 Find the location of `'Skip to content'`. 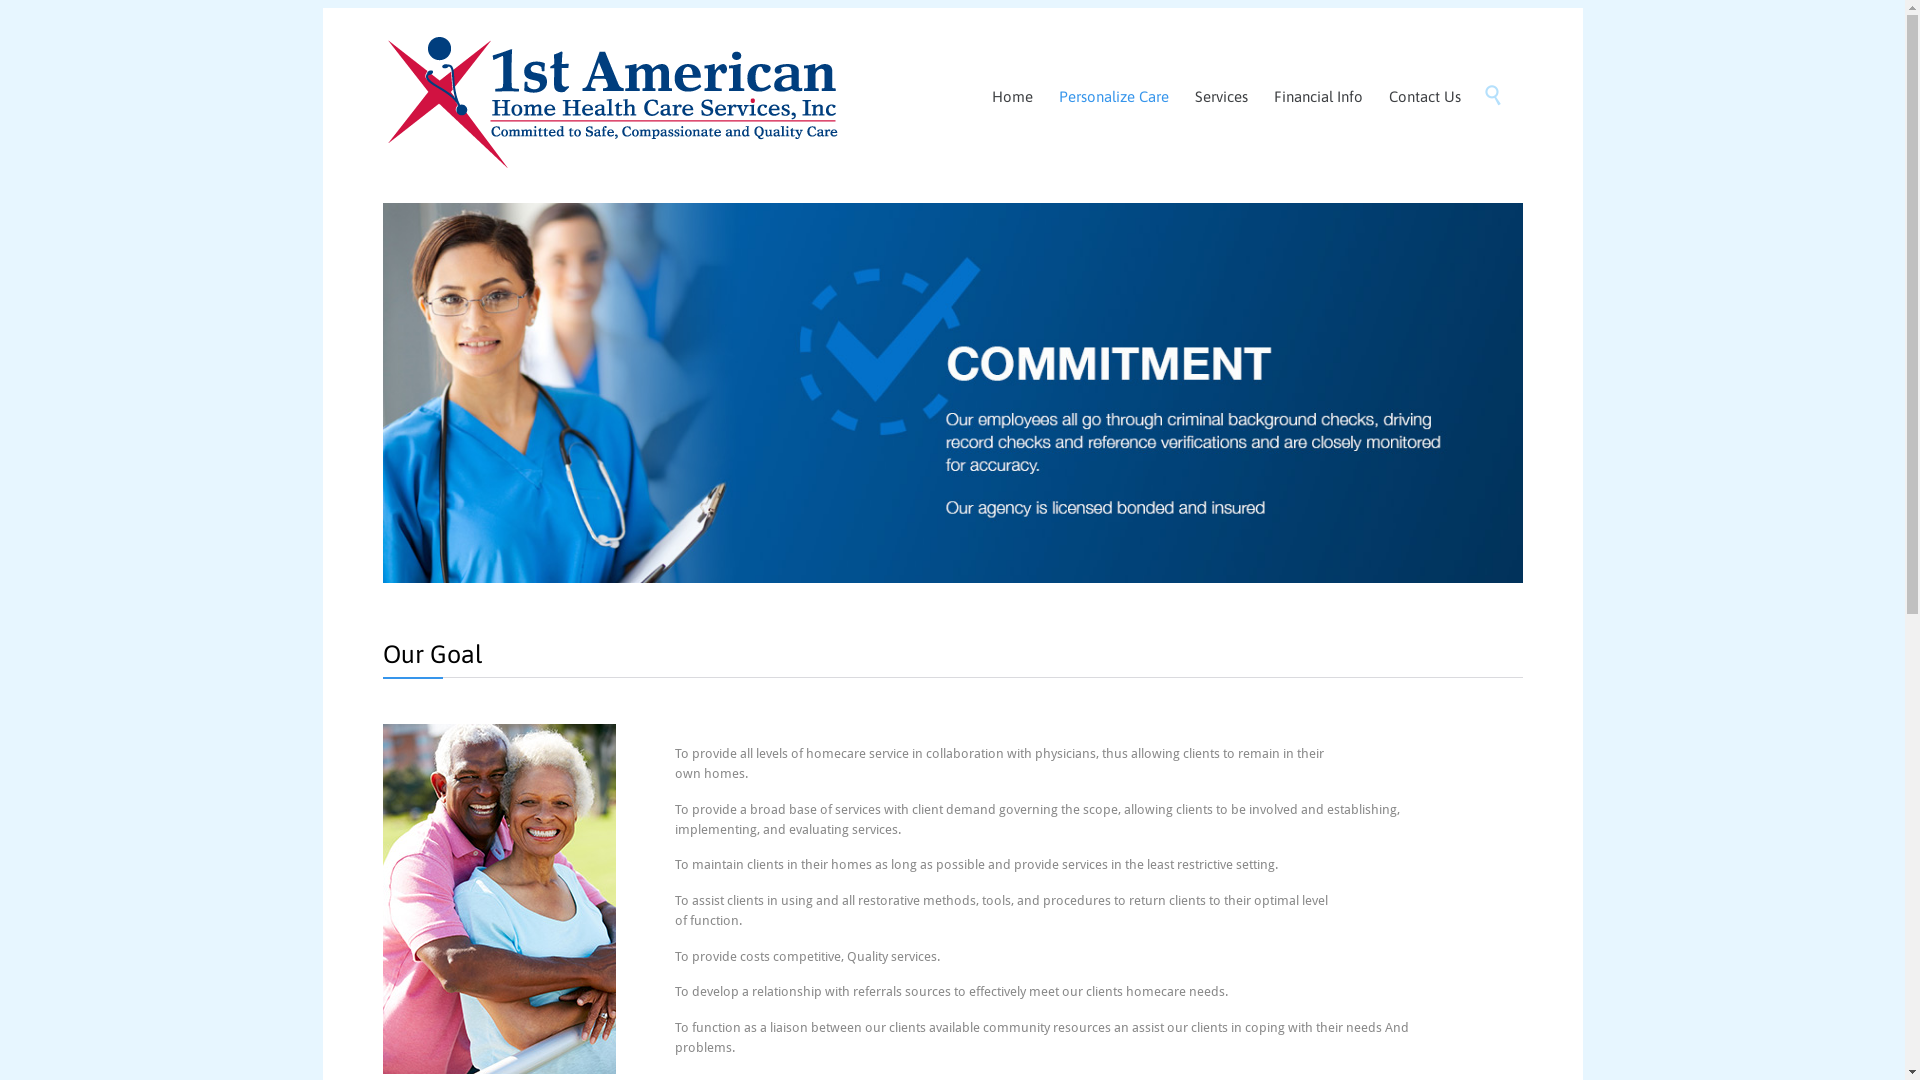

'Skip to content' is located at coordinates (1476, 73).